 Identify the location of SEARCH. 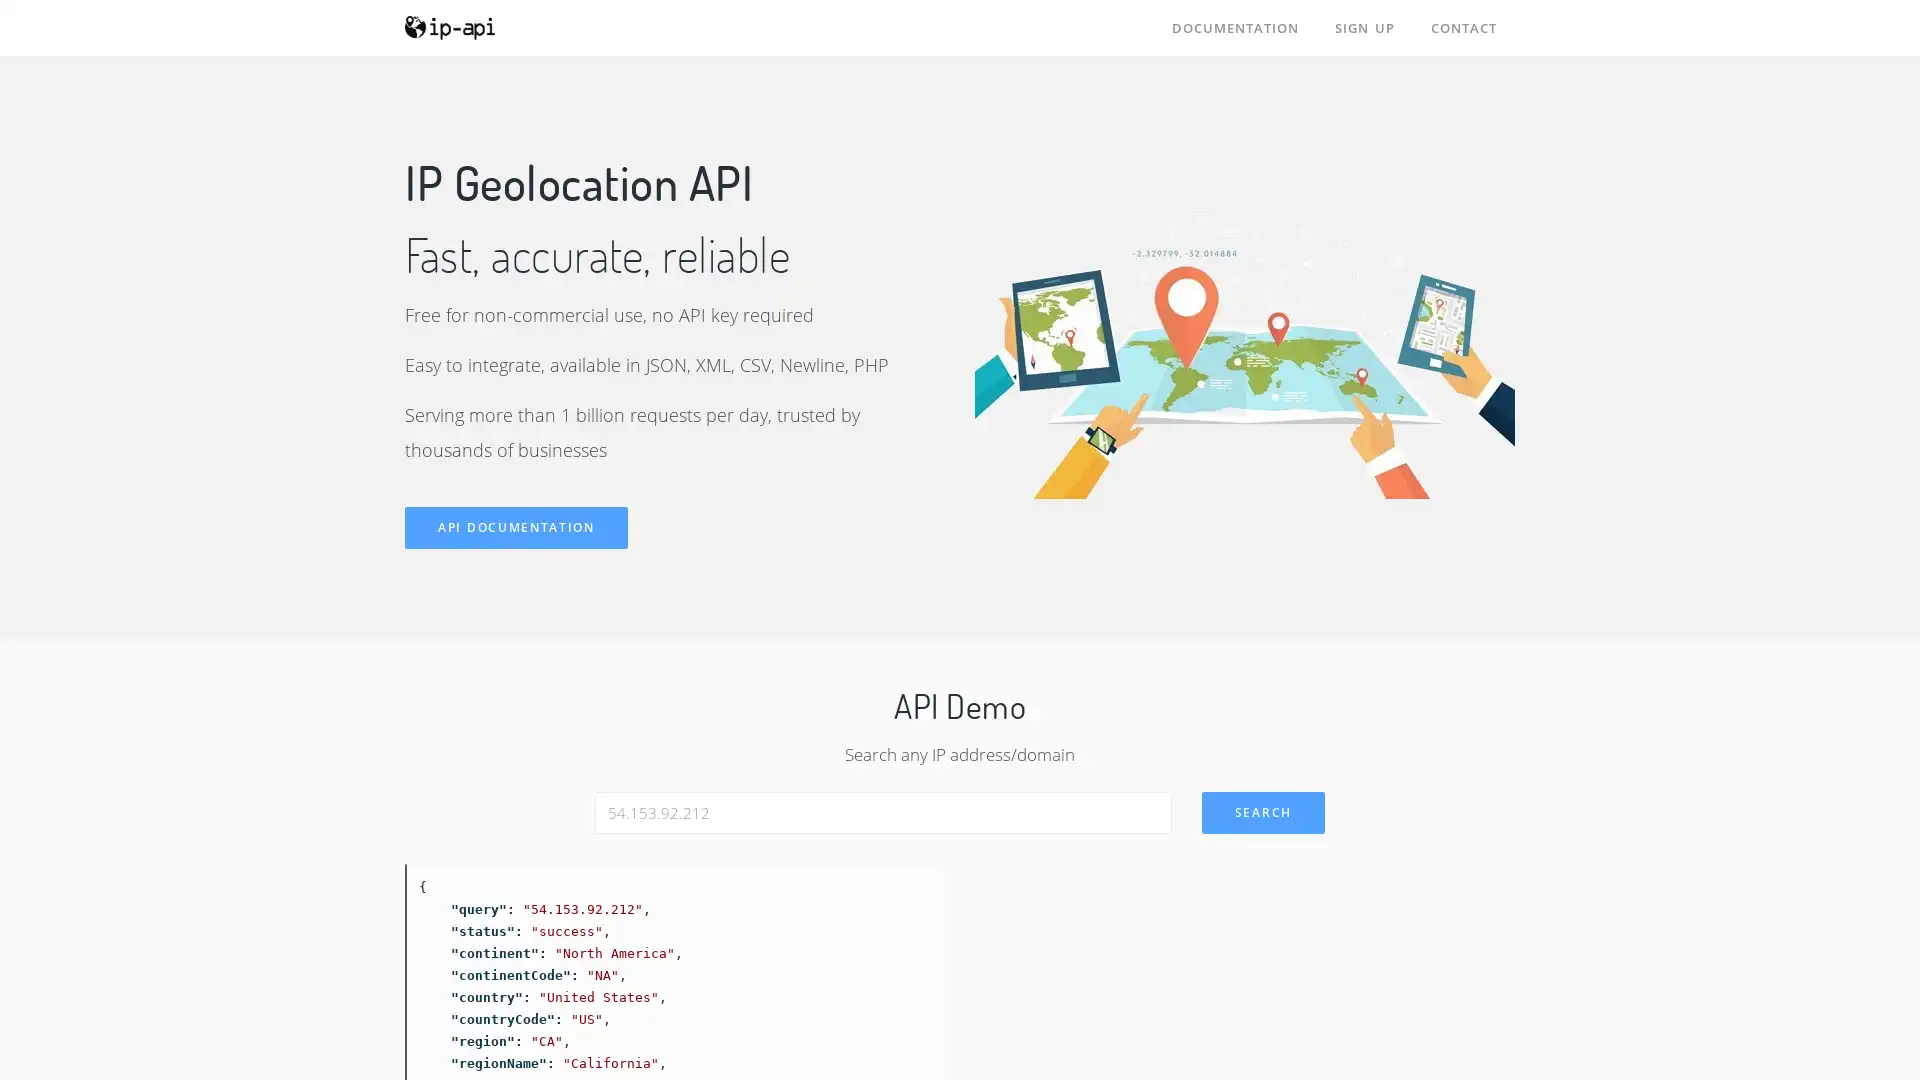
(1261, 812).